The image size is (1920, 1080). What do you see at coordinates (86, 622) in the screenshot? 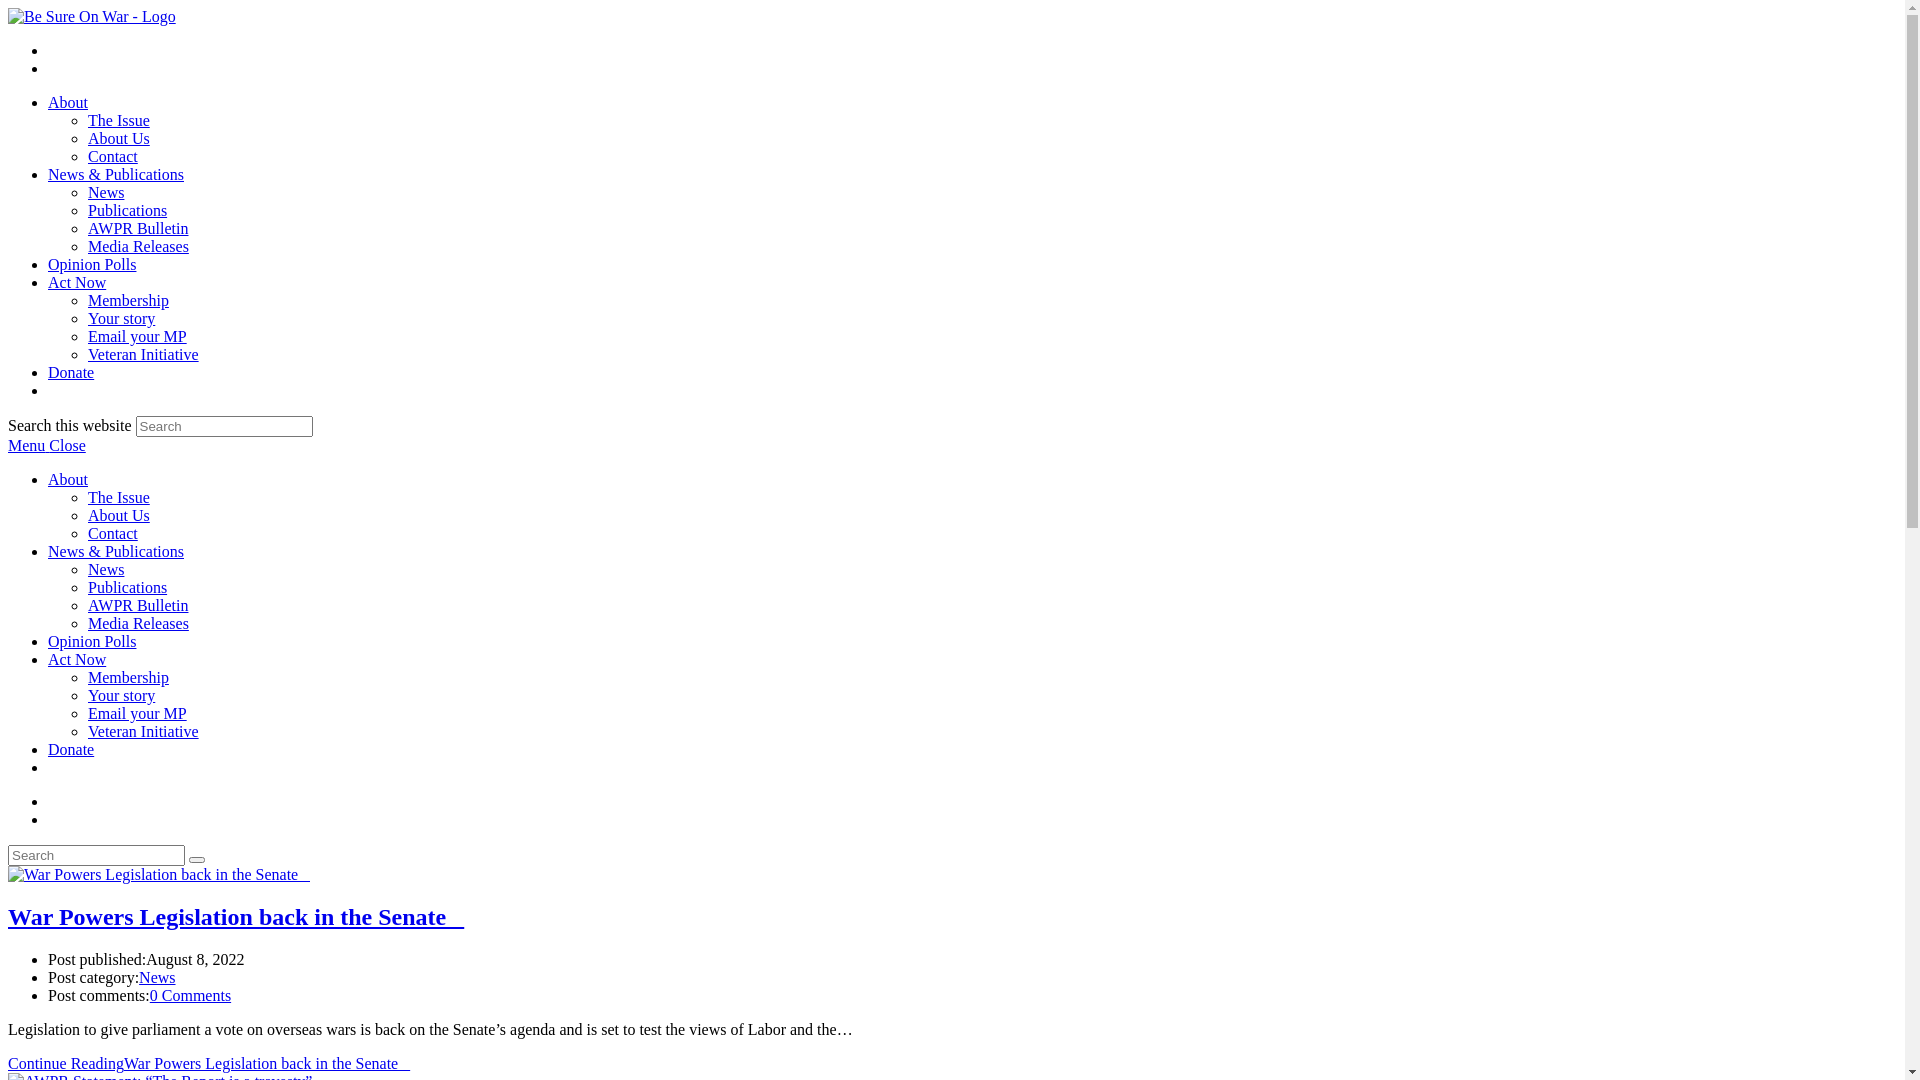
I see `'Media Releases'` at bounding box center [86, 622].